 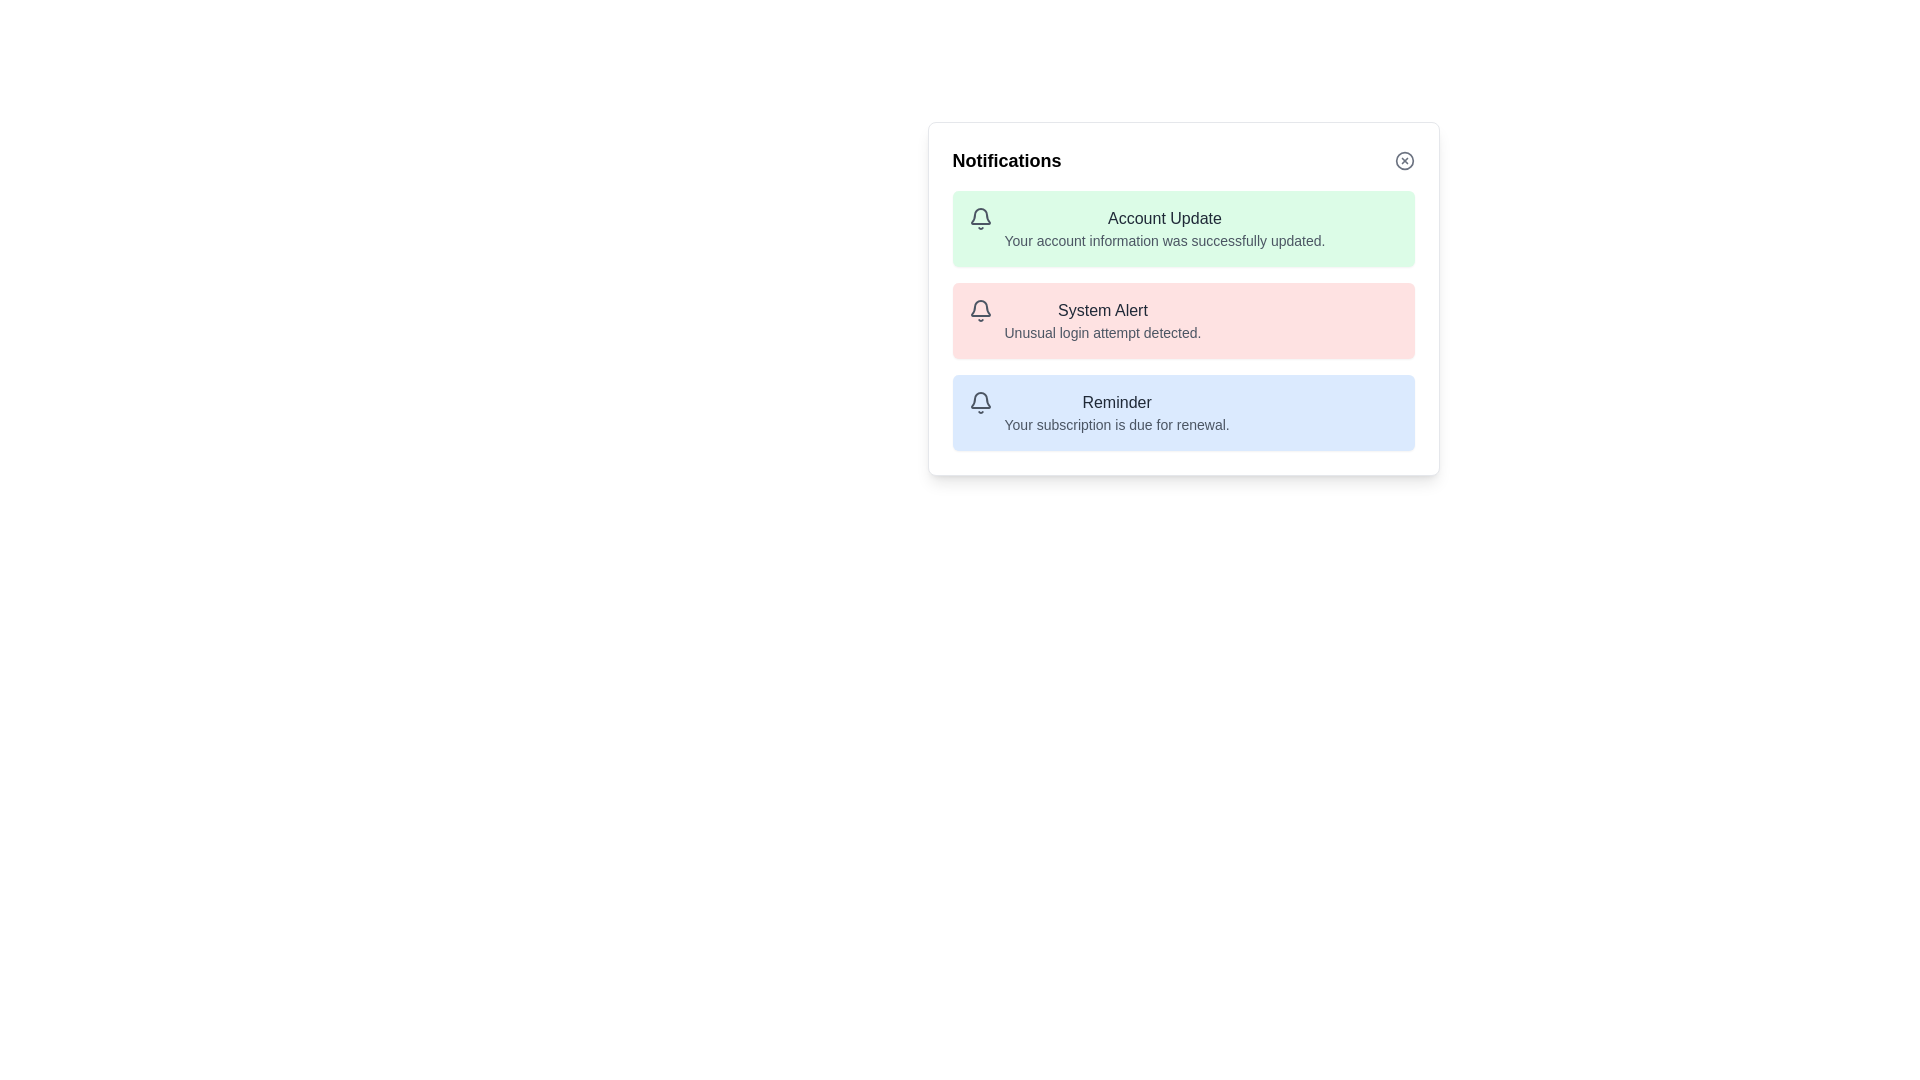 What do you see at coordinates (980, 402) in the screenshot?
I see `the bell-shaped icon located at the top-left corner of the blue notification panel, which is adjacent to the 'Reminder' text` at bounding box center [980, 402].